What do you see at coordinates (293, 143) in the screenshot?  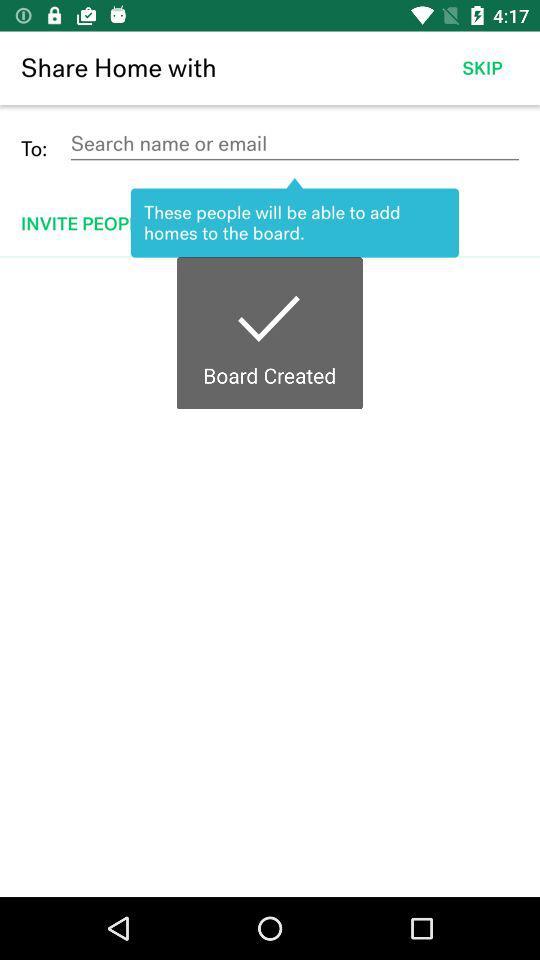 I see `mail textbox` at bounding box center [293, 143].